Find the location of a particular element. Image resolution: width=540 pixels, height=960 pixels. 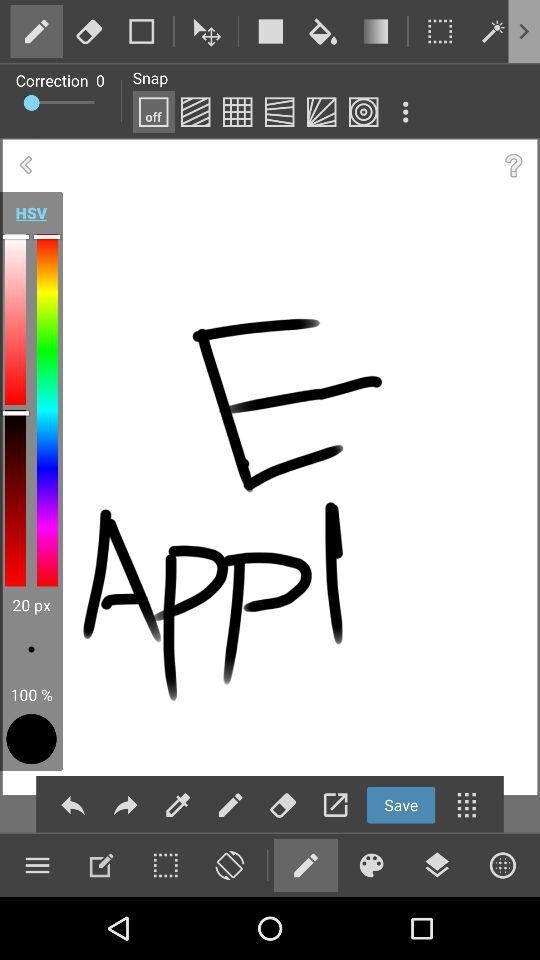

paint menu is located at coordinates (37, 864).